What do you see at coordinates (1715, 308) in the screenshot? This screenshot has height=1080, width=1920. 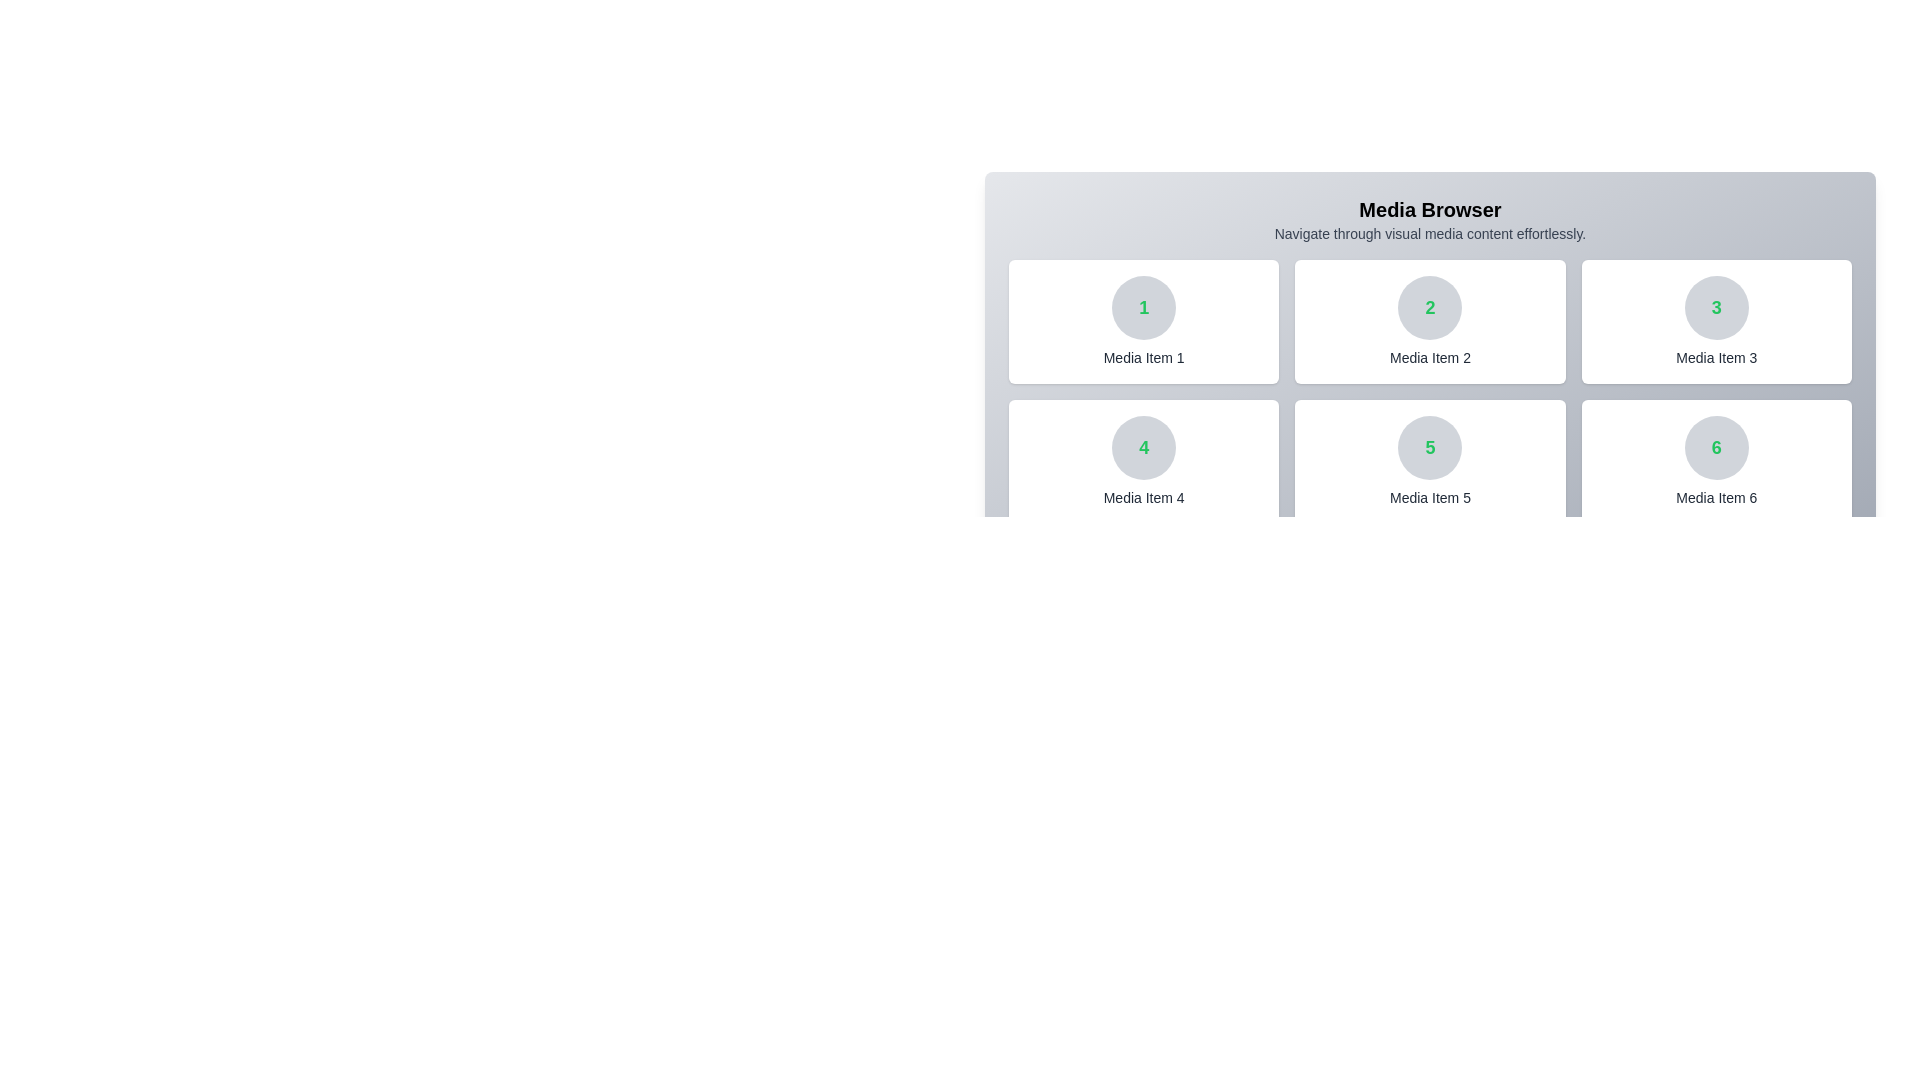 I see `the text element that identifies 'Media Item 3' located in the top-right section of the second row in the 'Media Browser' interface` at bounding box center [1715, 308].